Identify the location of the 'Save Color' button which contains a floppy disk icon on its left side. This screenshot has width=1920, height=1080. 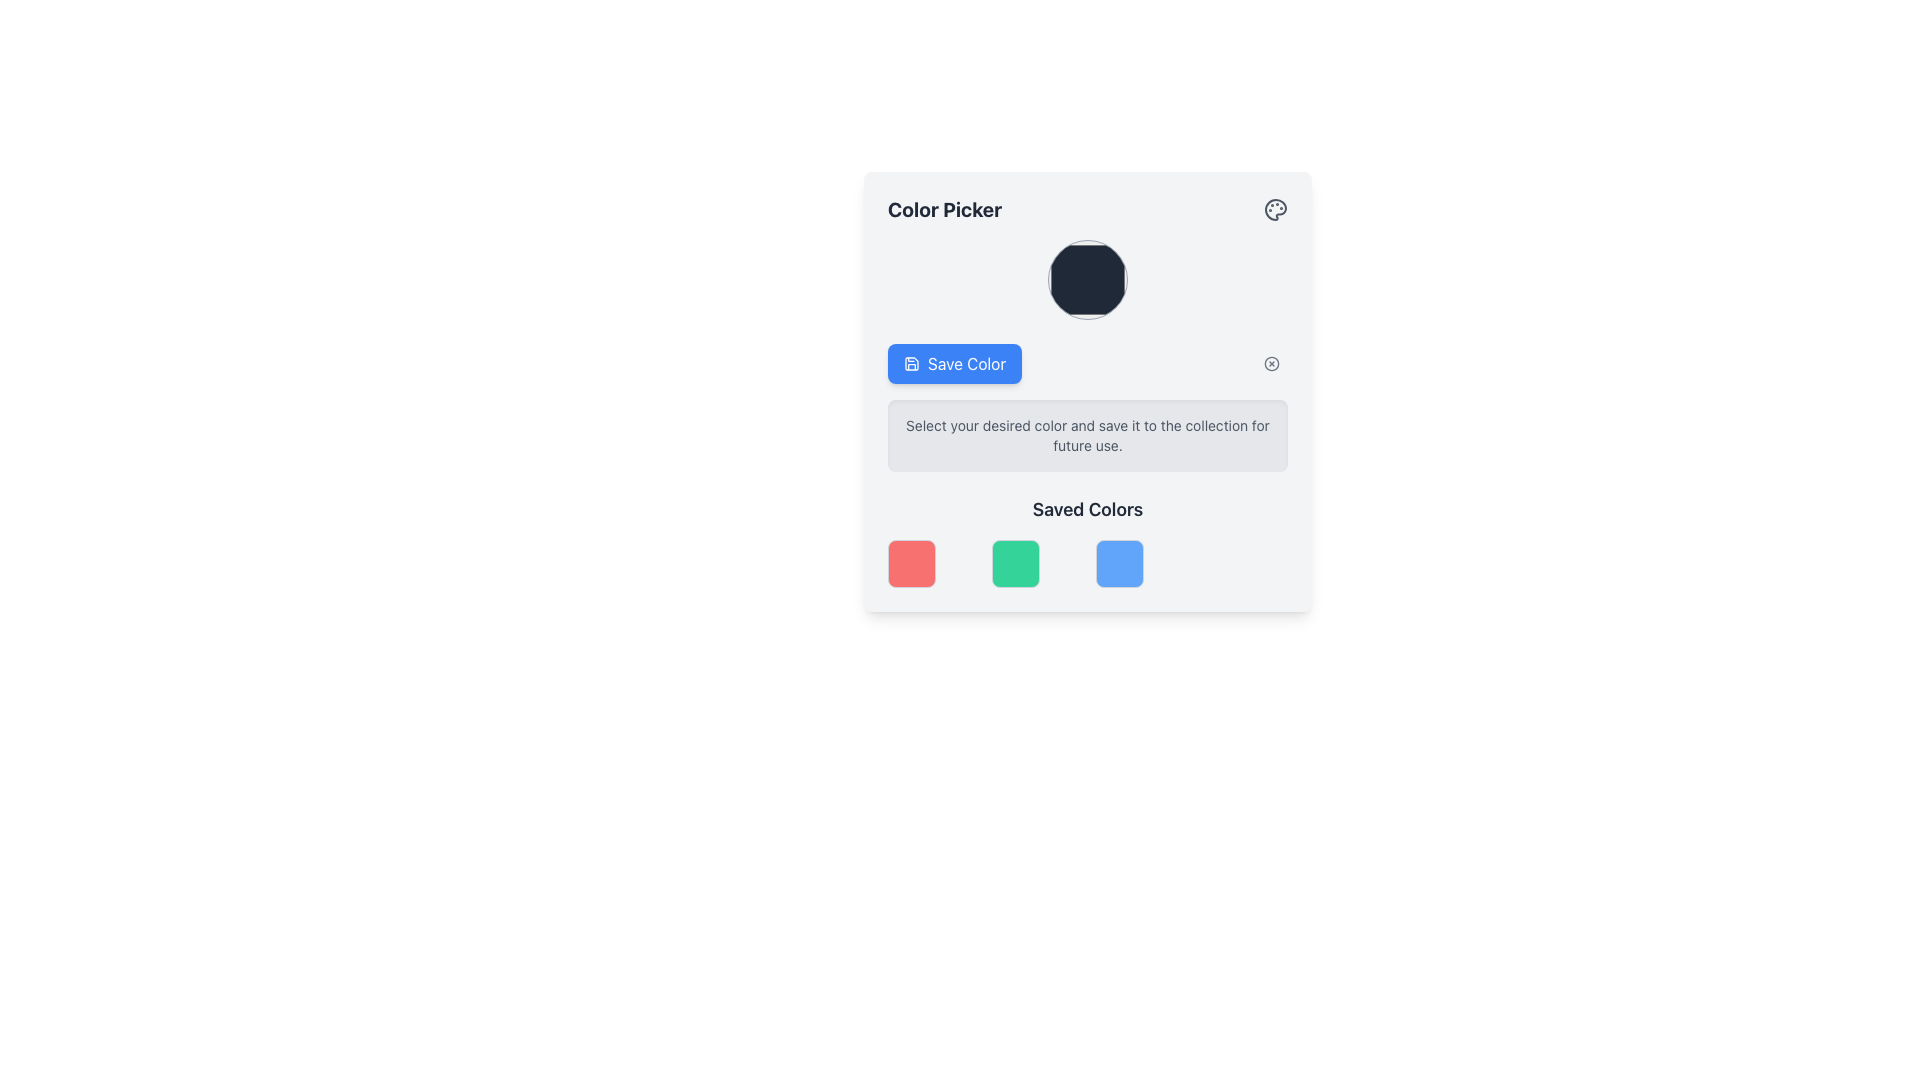
(911, 363).